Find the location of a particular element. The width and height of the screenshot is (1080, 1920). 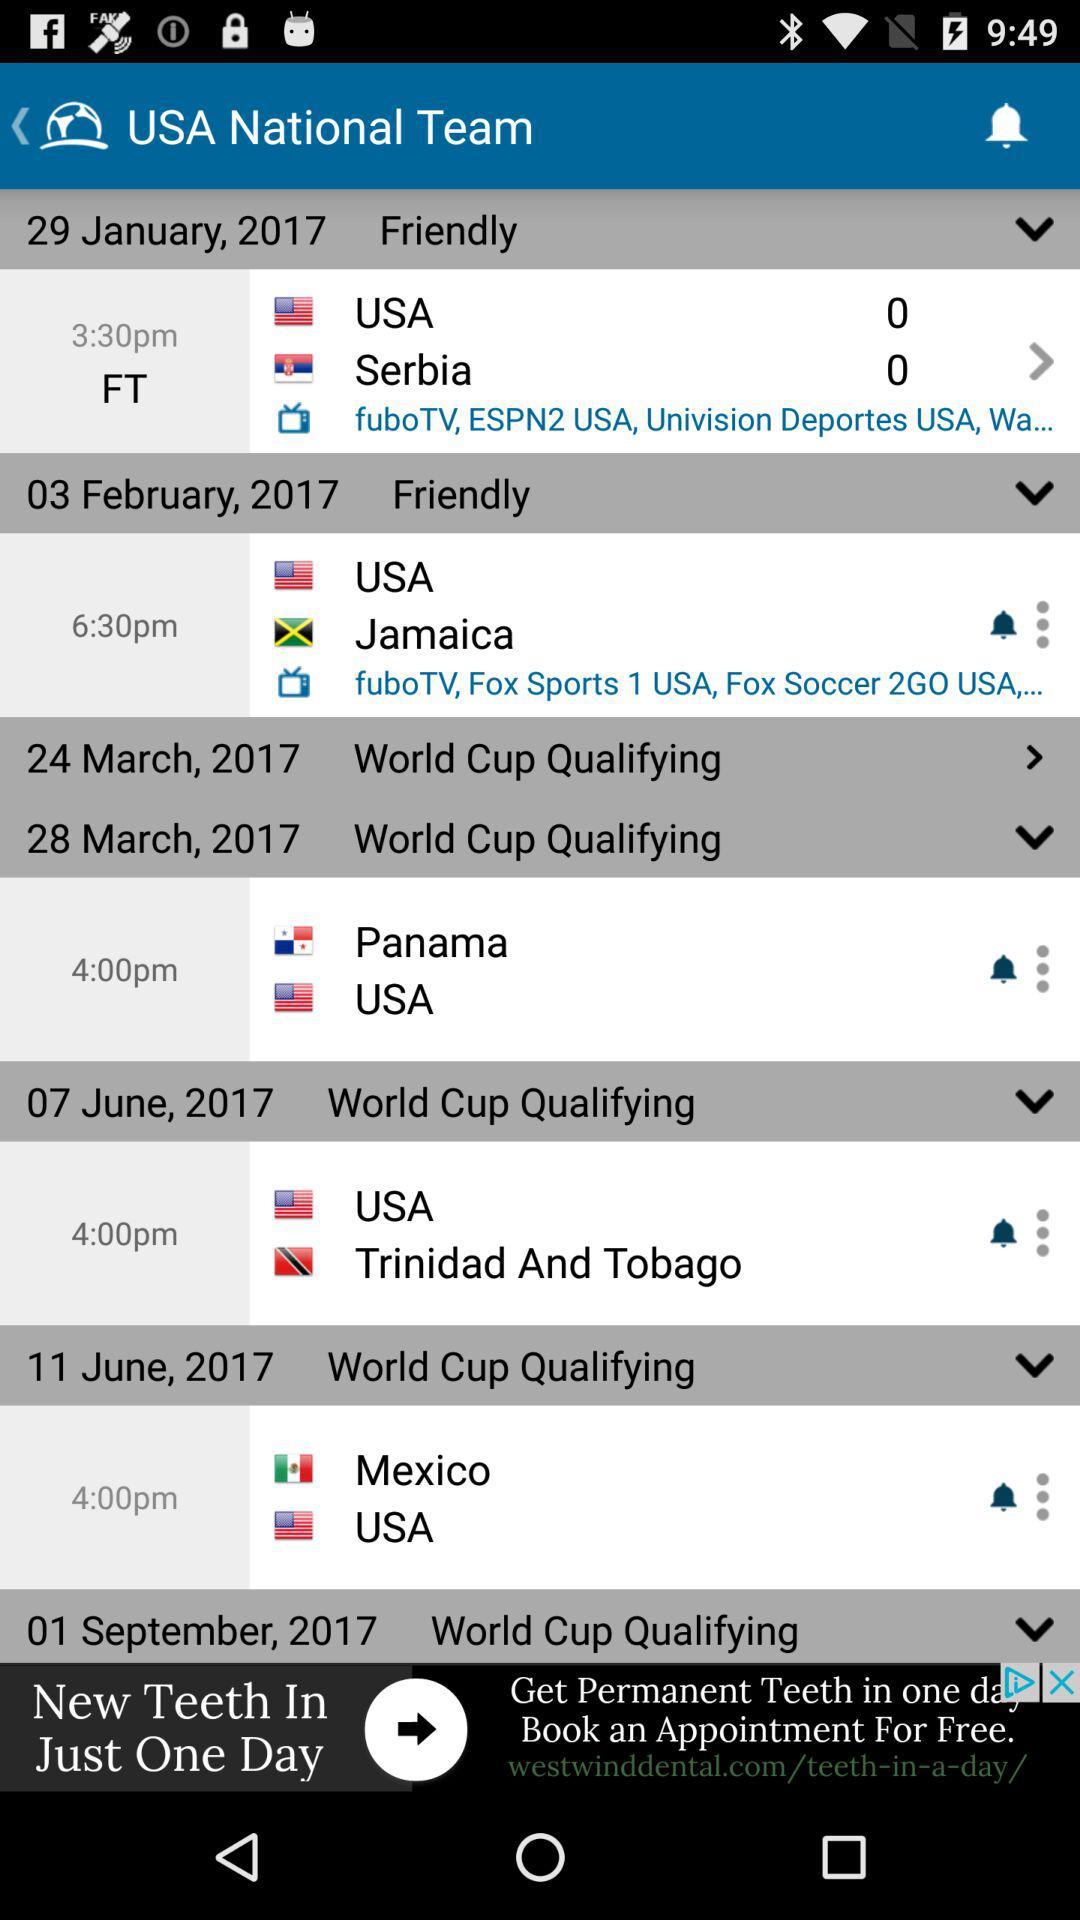

to view options is located at coordinates (1035, 623).